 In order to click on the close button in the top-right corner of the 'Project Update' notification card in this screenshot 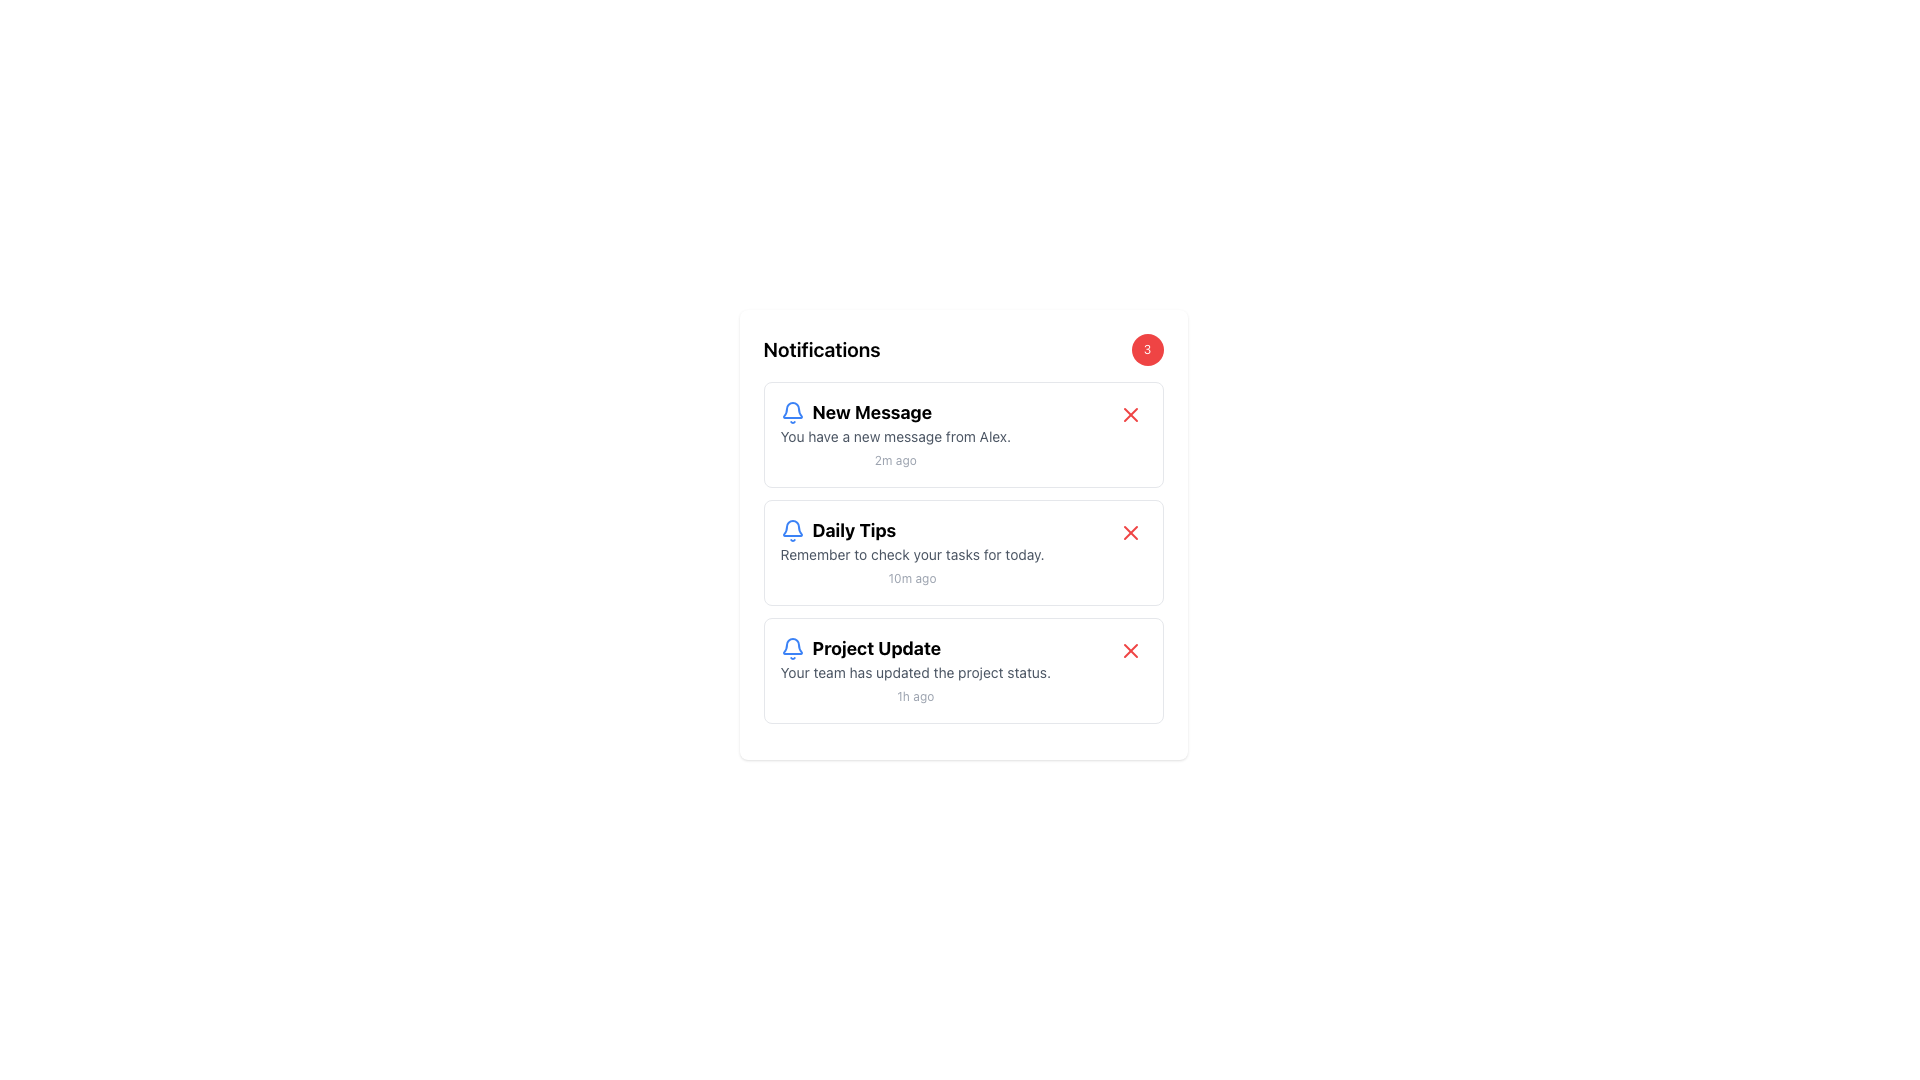, I will do `click(1130, 651)`.